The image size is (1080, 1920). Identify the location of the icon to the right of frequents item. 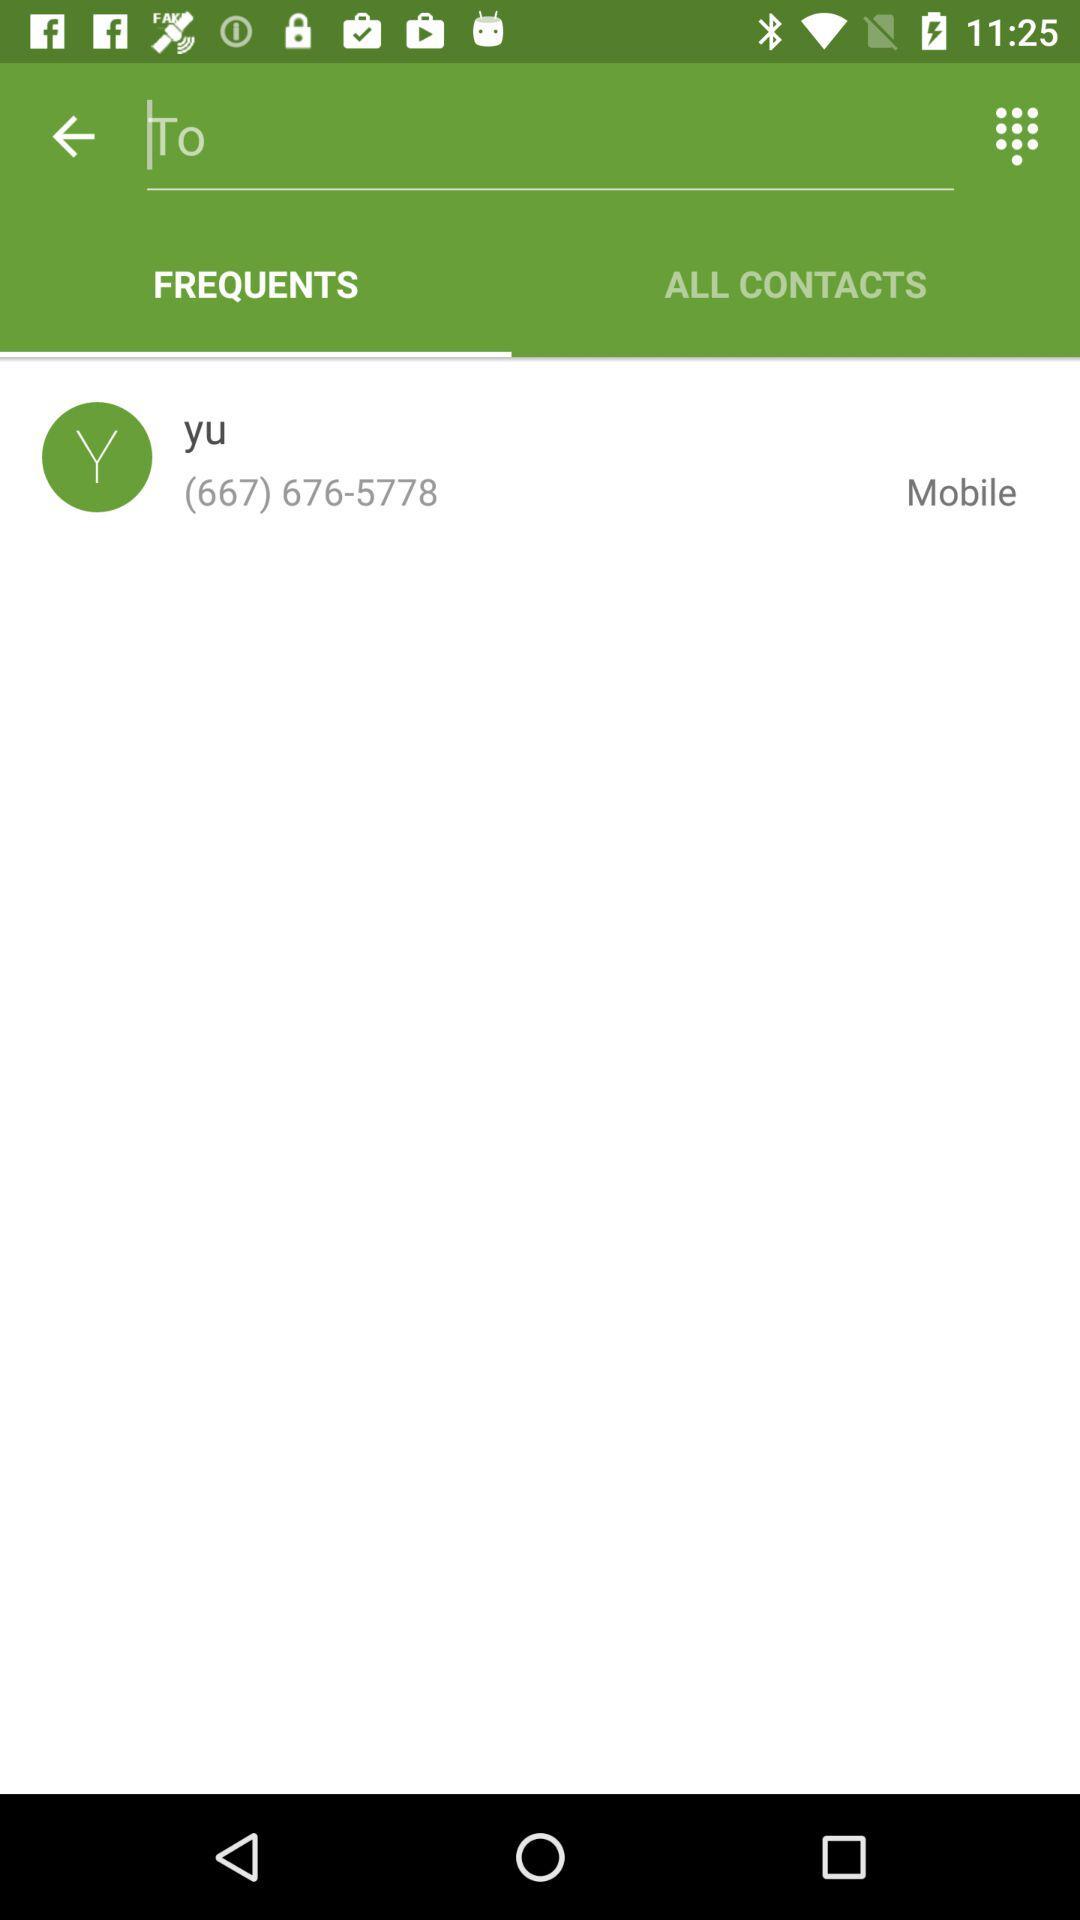
(794, 282).